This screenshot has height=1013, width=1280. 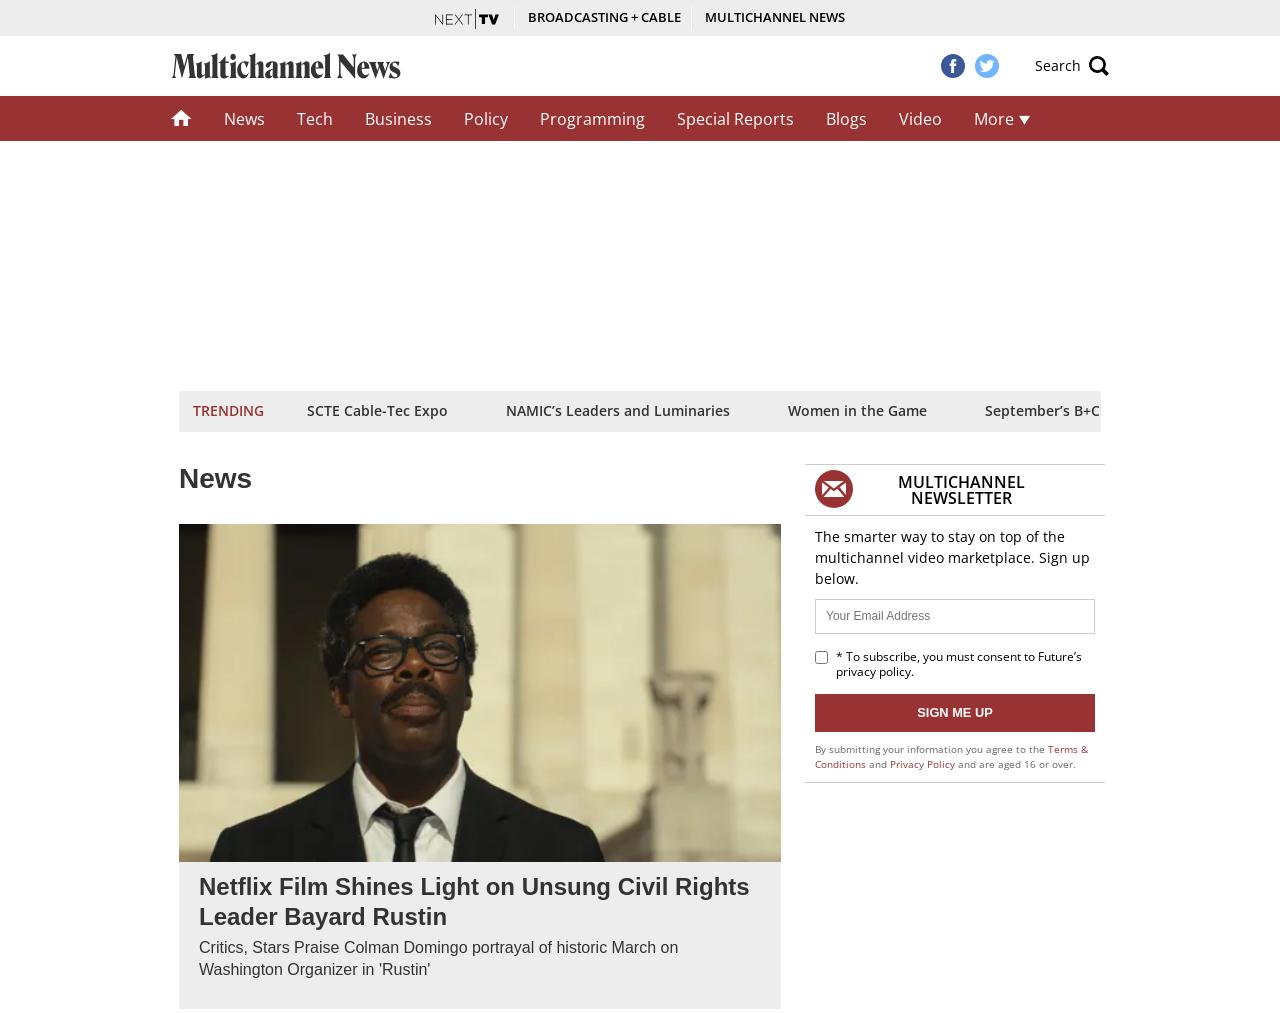 I want to click on 'Terms & Conditions', so click(x=950, y=755).